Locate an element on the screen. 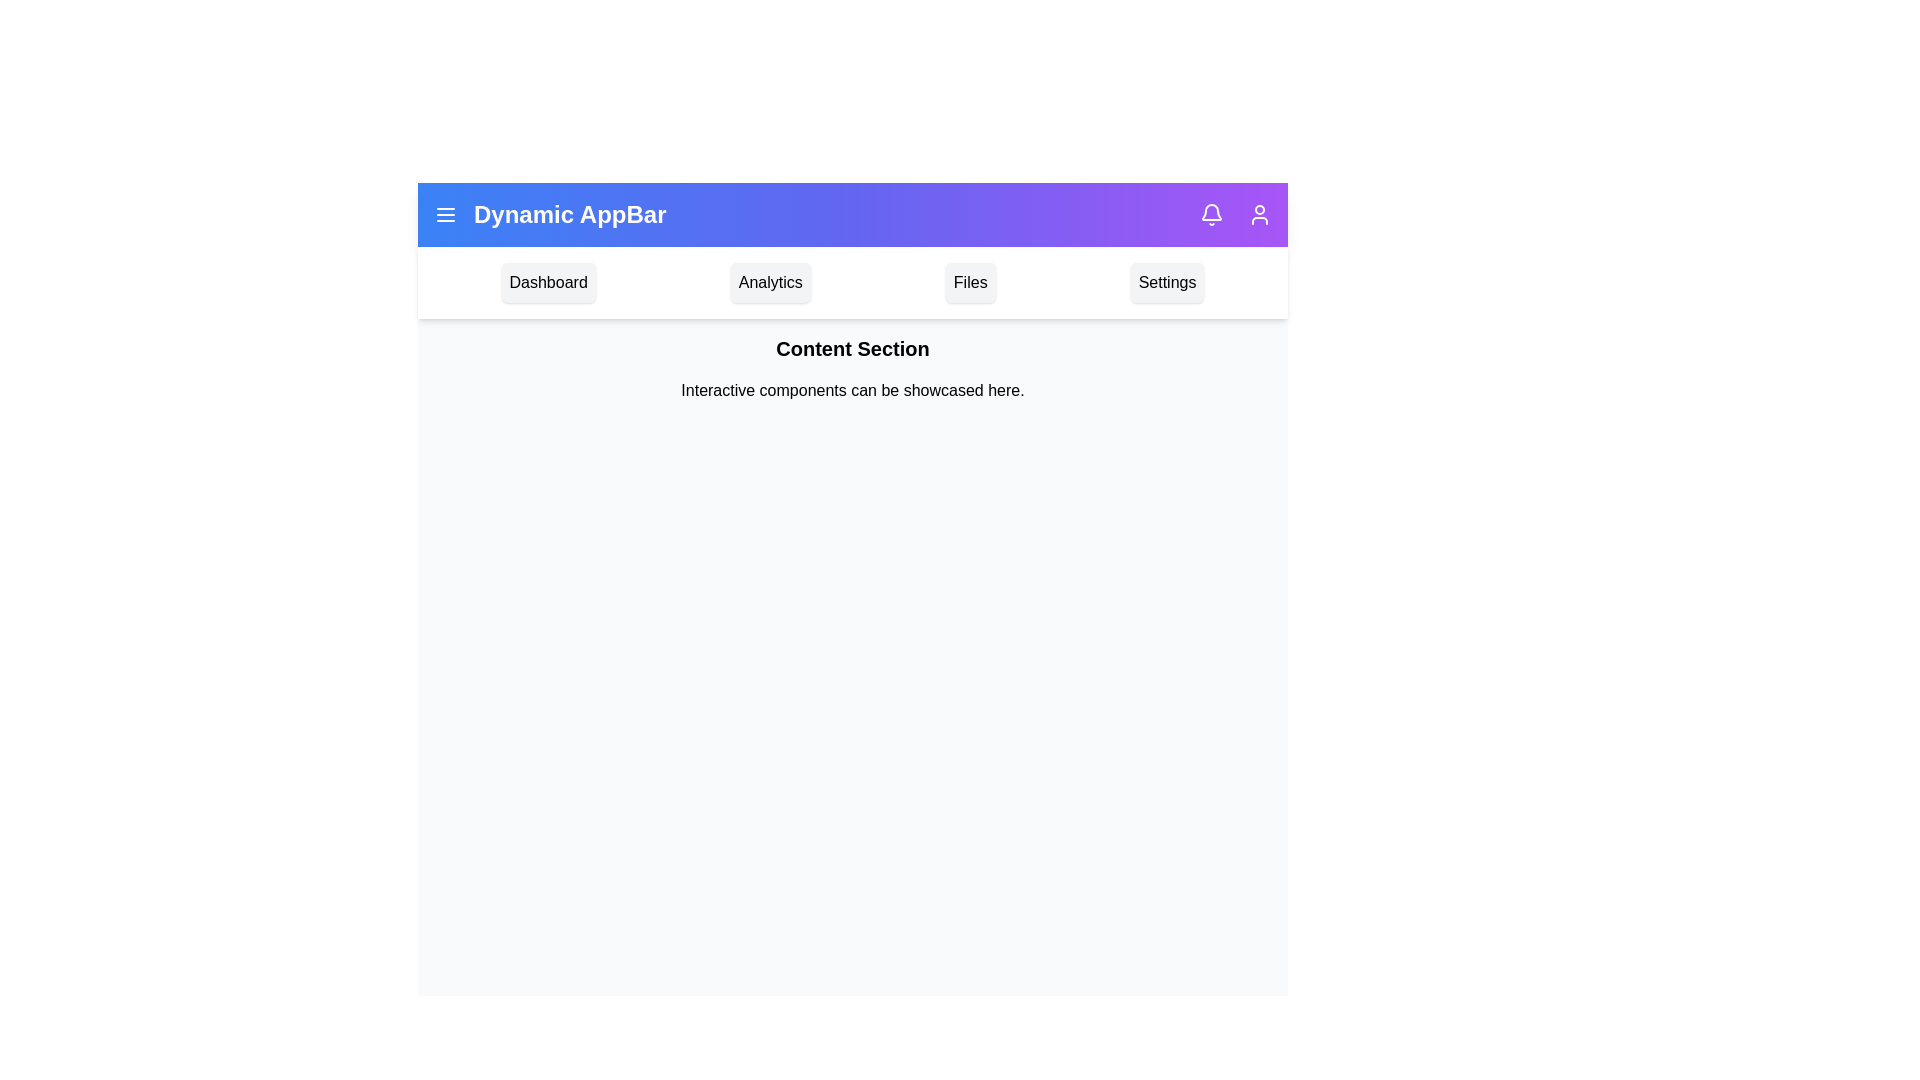 The width and height of the screenshot is (1920, 1080). the navigation menu item labeled Analytics is located at coordinates (769, 282).